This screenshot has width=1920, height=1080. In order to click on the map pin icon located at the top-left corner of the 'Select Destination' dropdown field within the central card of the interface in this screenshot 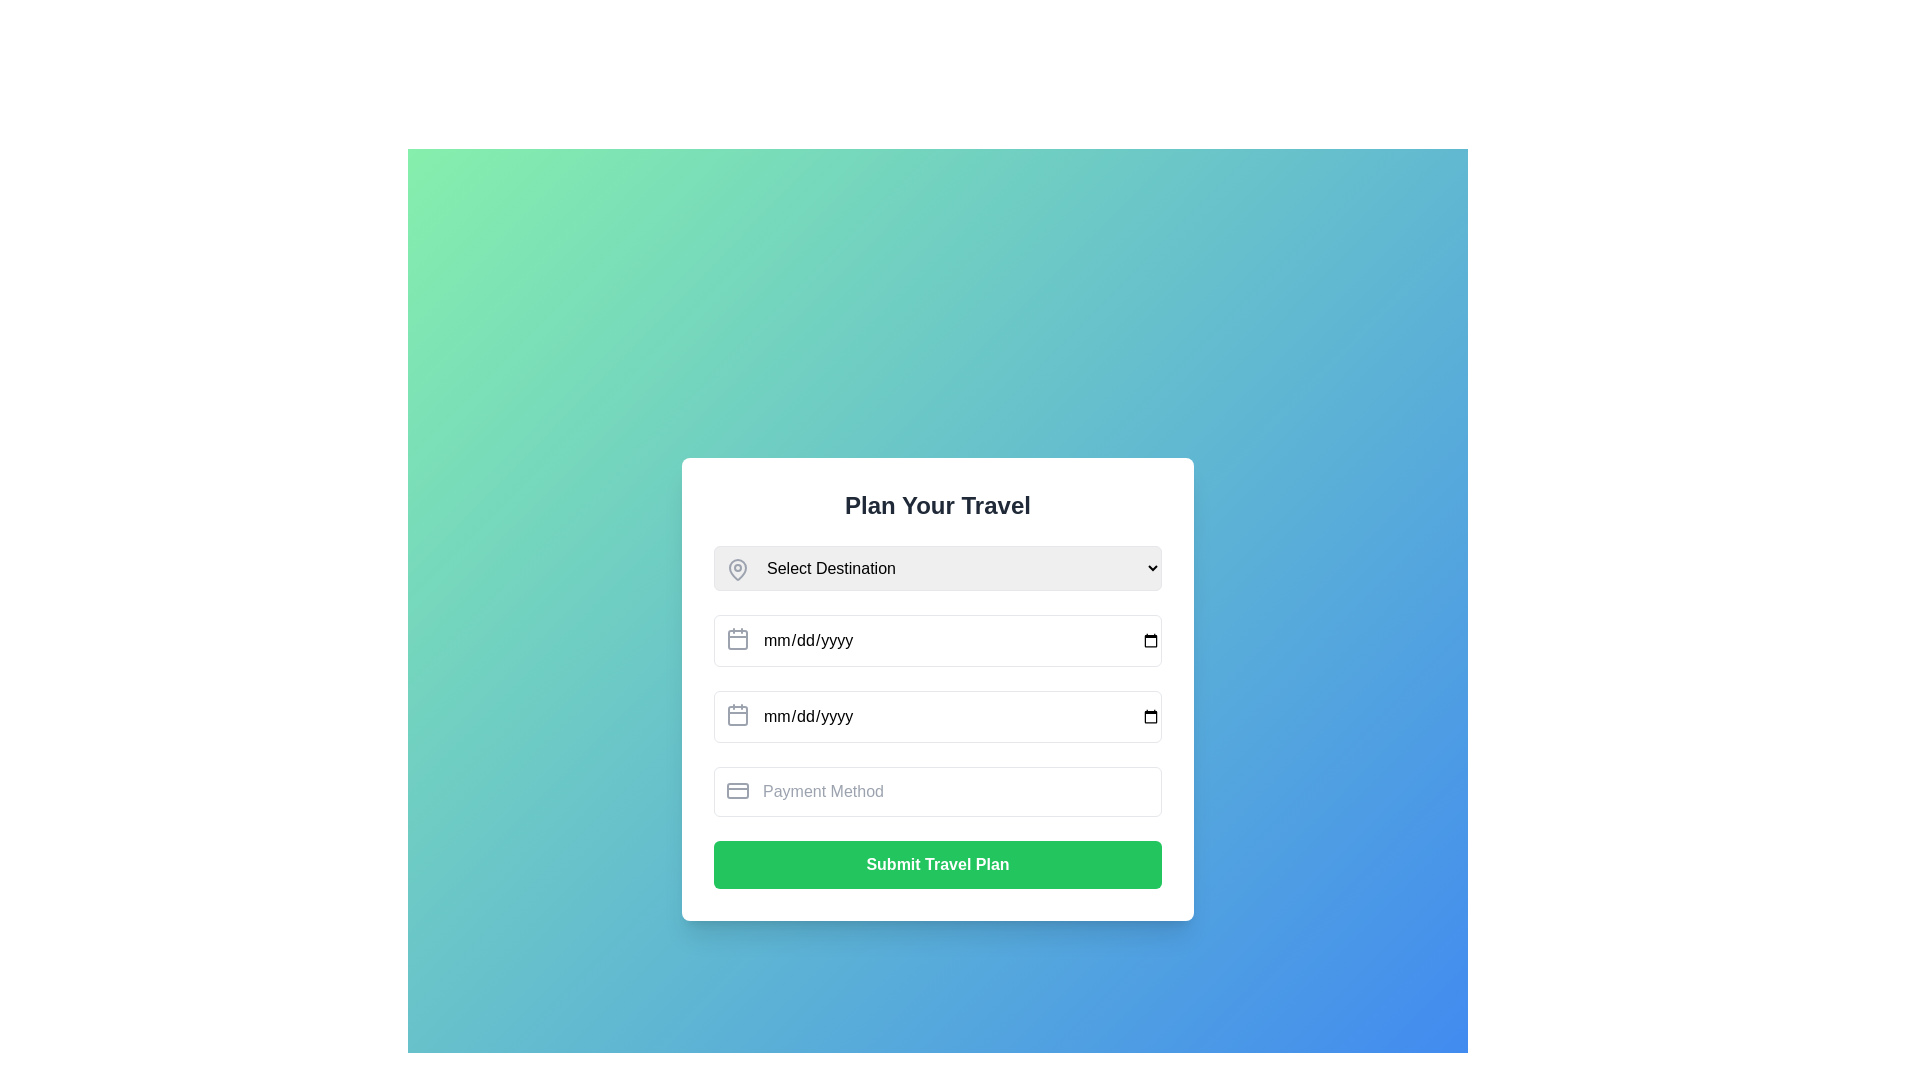, I will do `click(737, 569)`.